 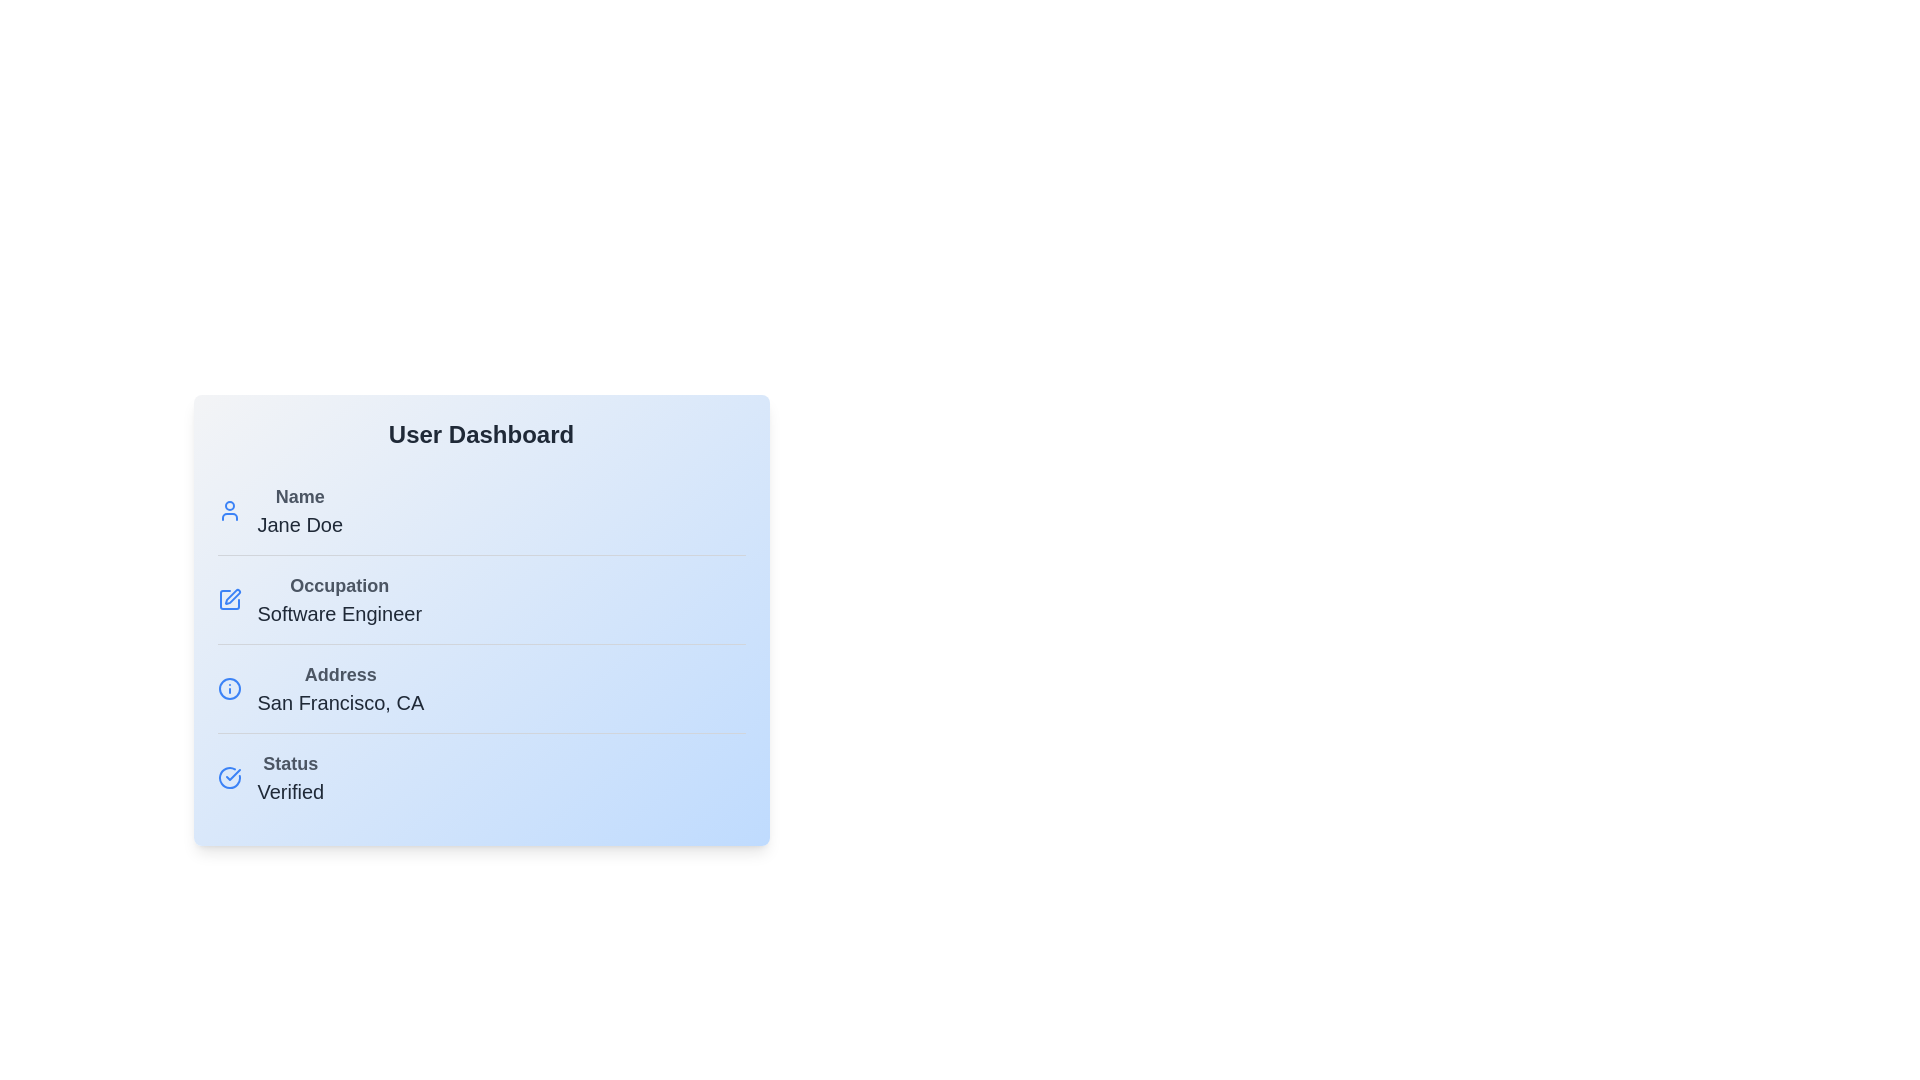 I want to click on address information displayed in the Text Display located in the third row of the left-aligned section of the user dashboard, positioned between 'Occupation Software Engineer' and 'Status Verified', so click(x=340, y=688).